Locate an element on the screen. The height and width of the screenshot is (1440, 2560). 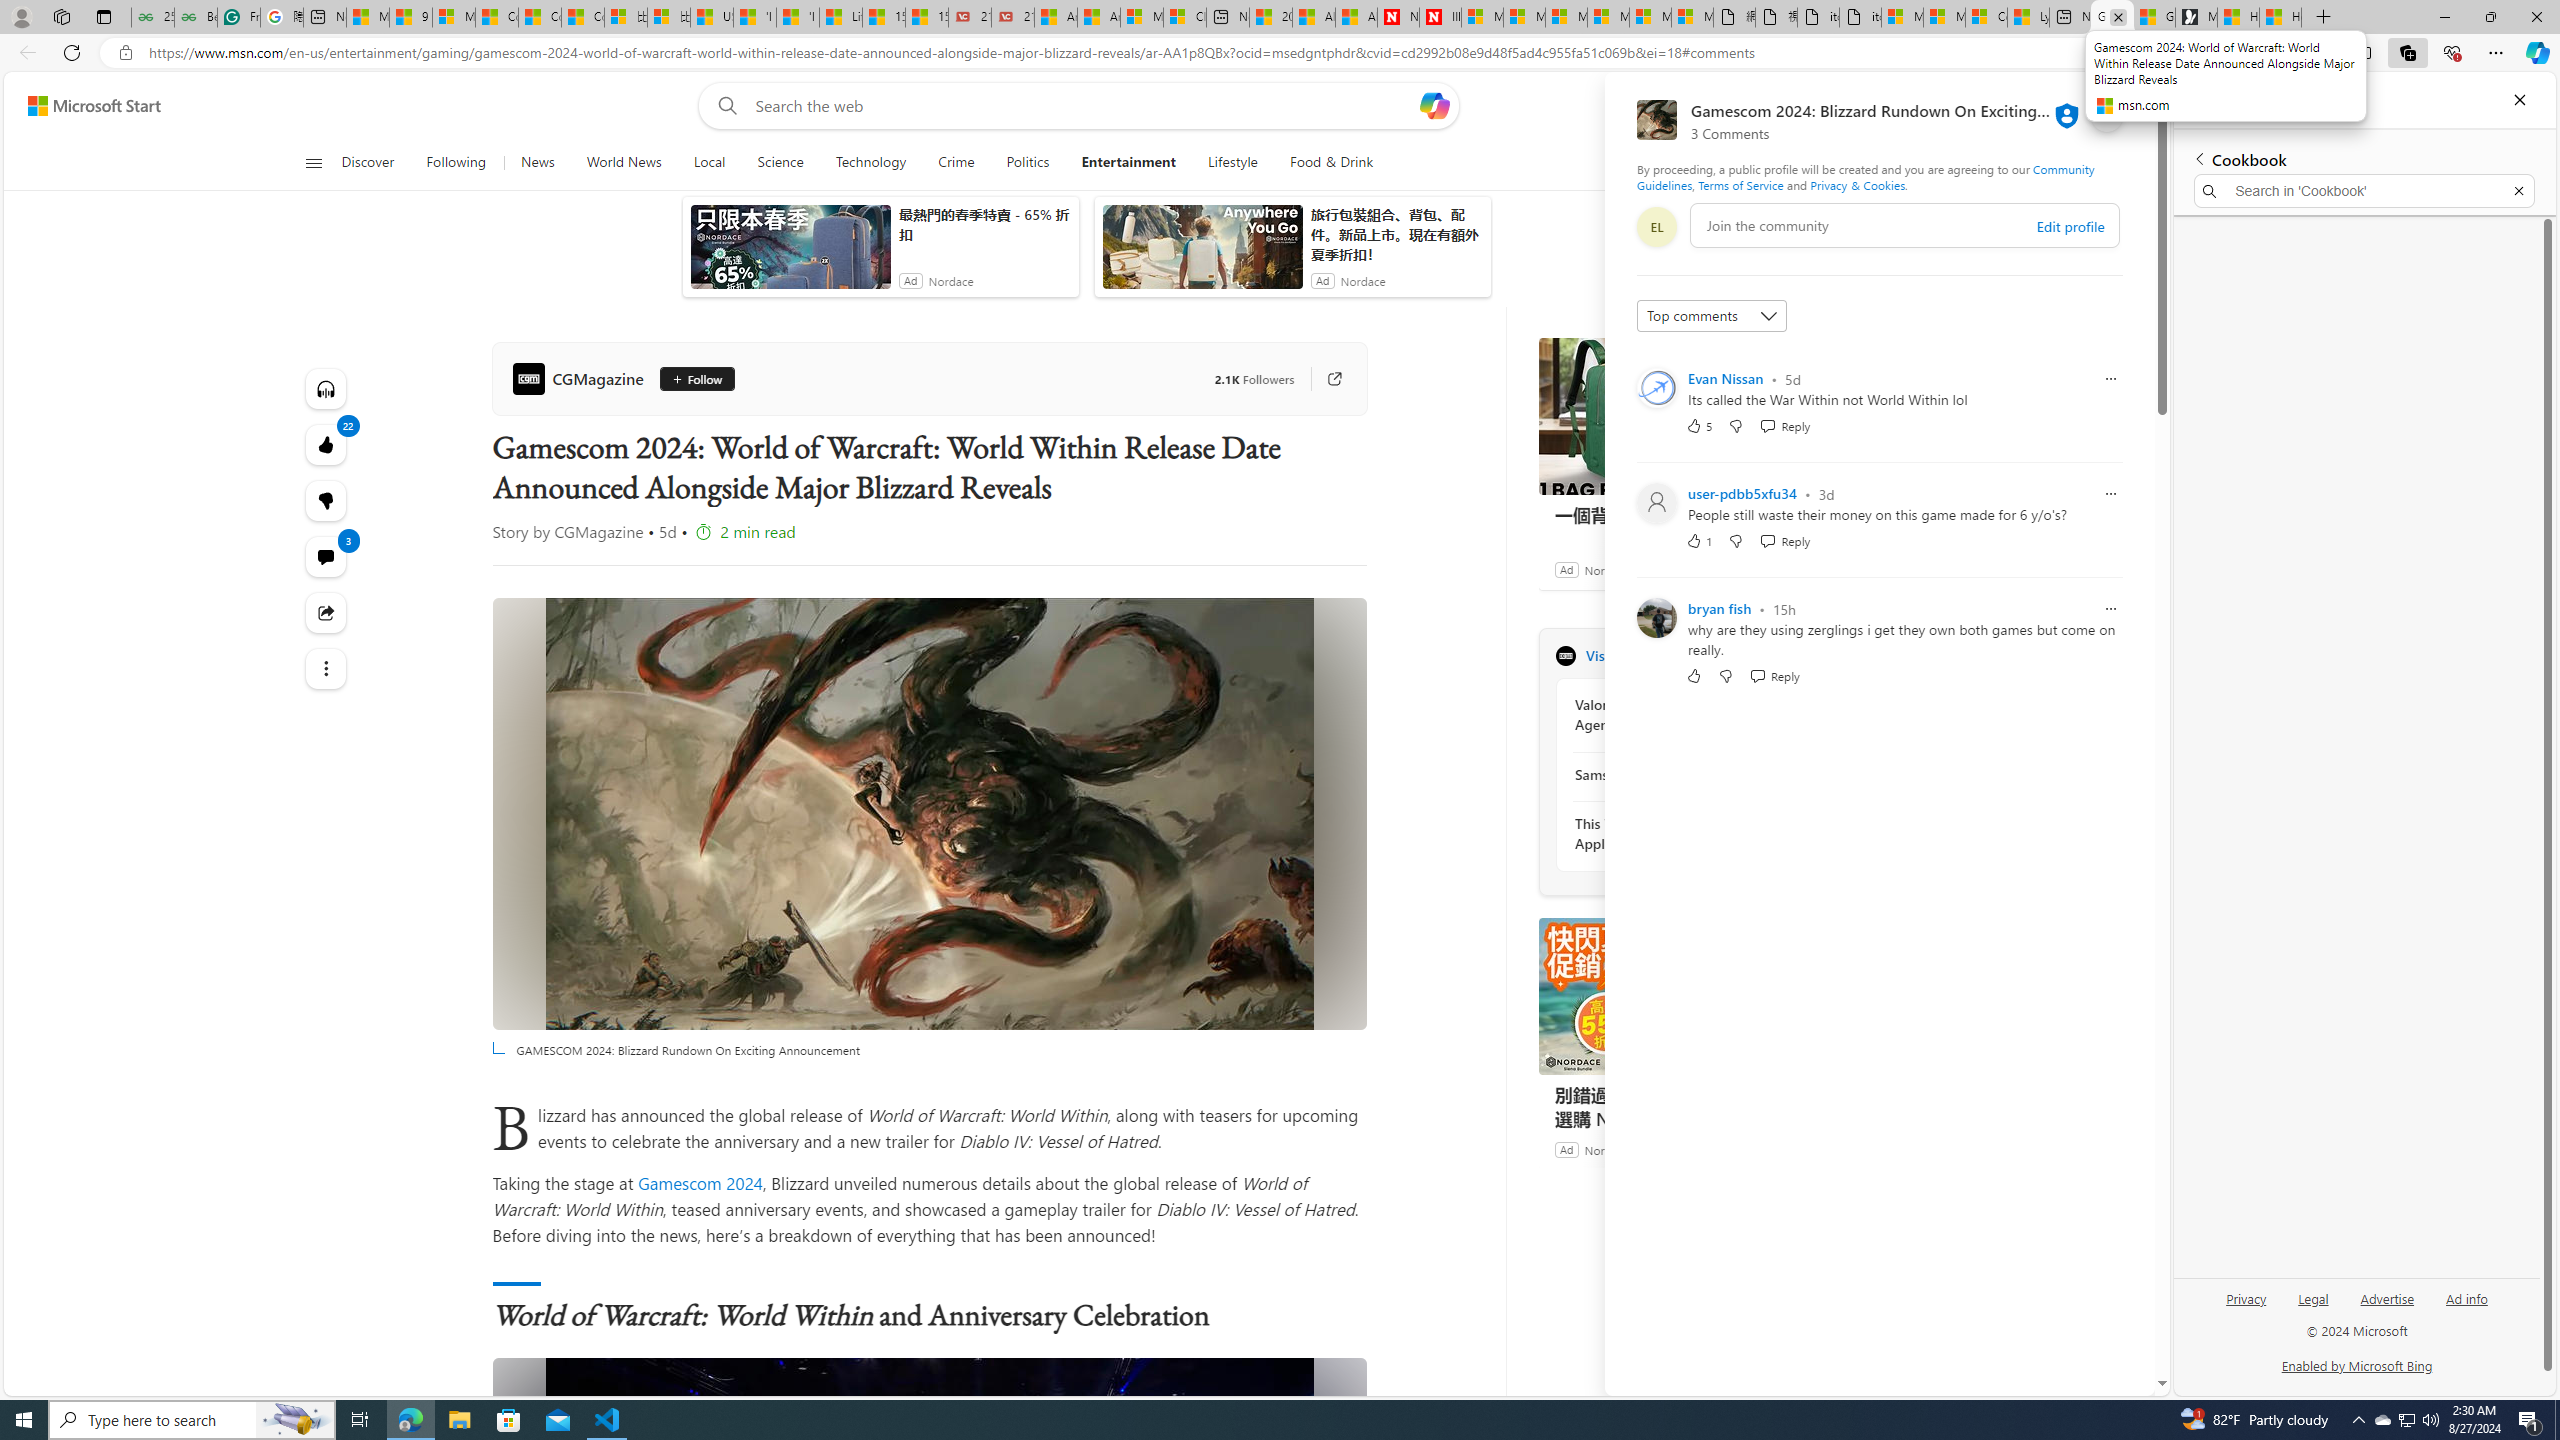
'Cloud Computing Services | Microsoft Azure' is located at coordinates (1185, 16).